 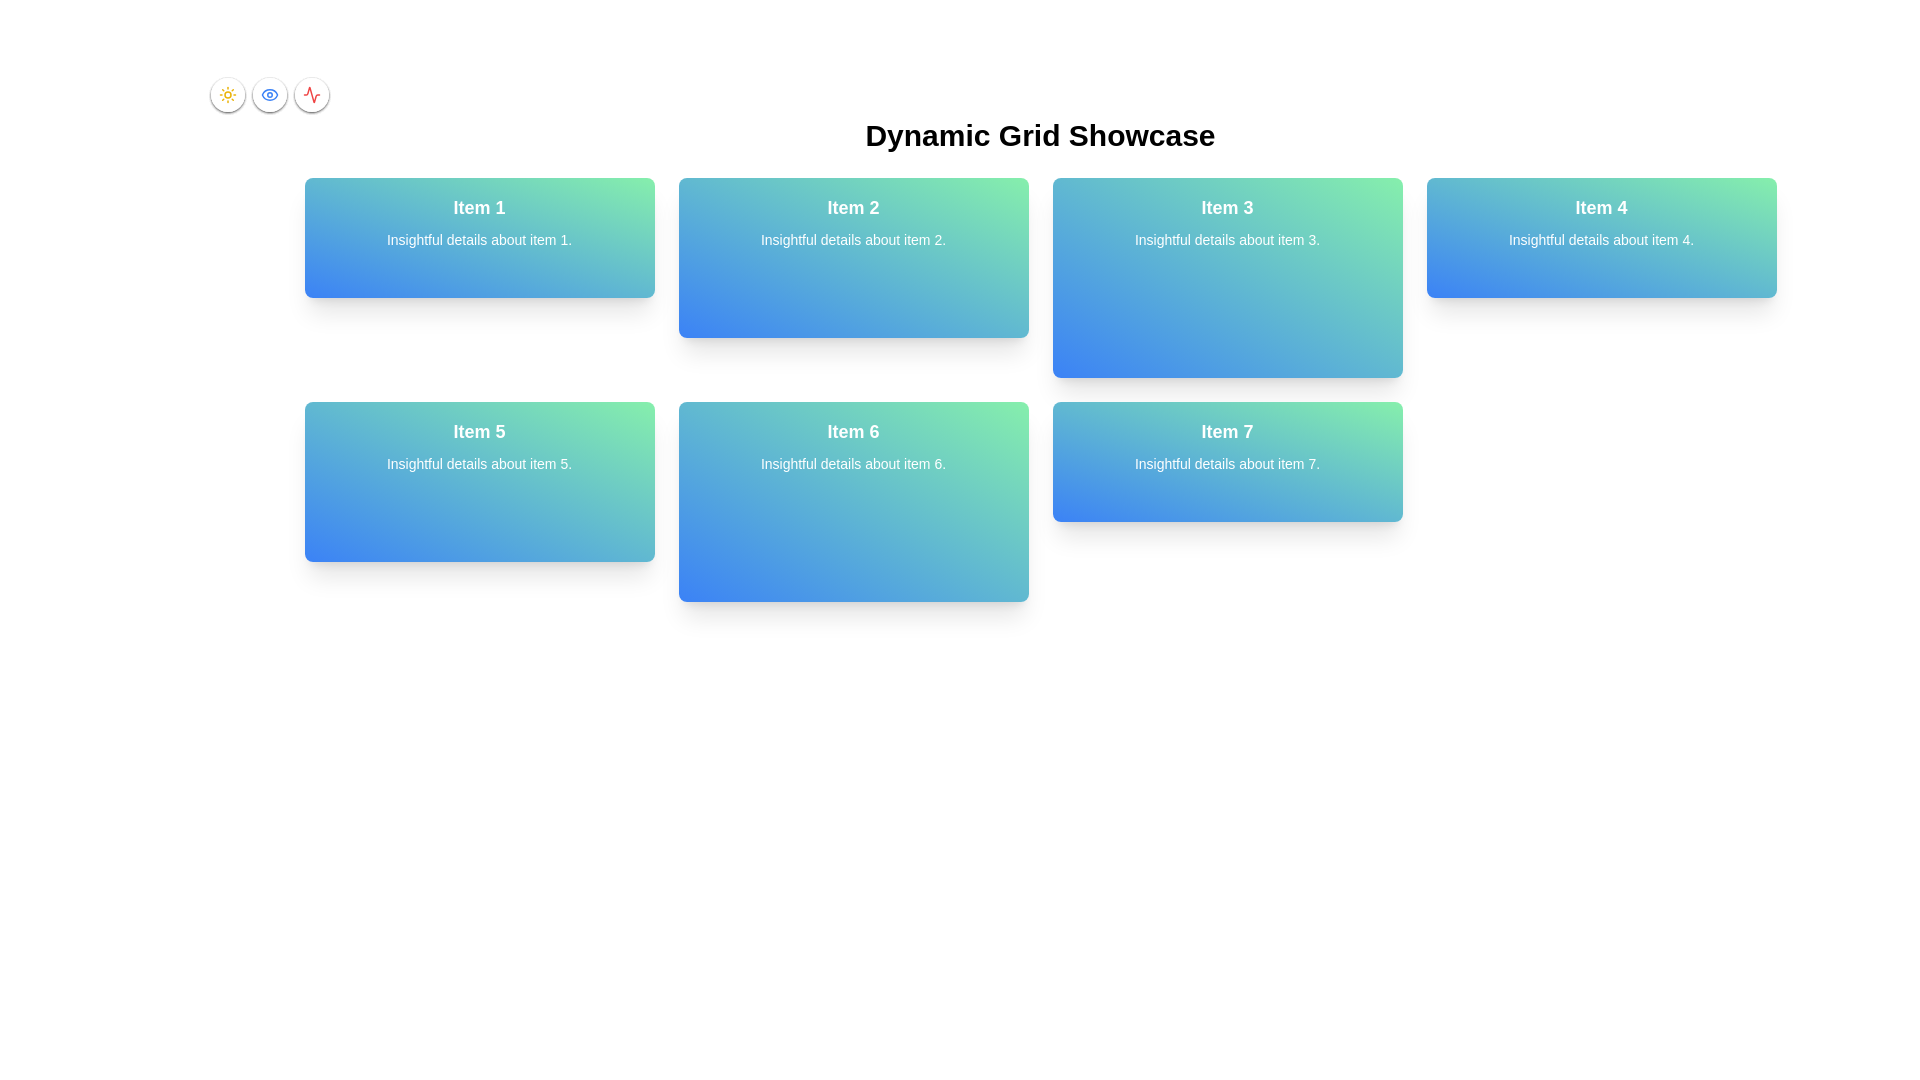 What do you see at coordinates (1226, 208) in the screenshot?
I see `text header labeled 'Item 3' located at the top of the third card in the dynamic grid layout for information` at bounding box center [1226, 208].